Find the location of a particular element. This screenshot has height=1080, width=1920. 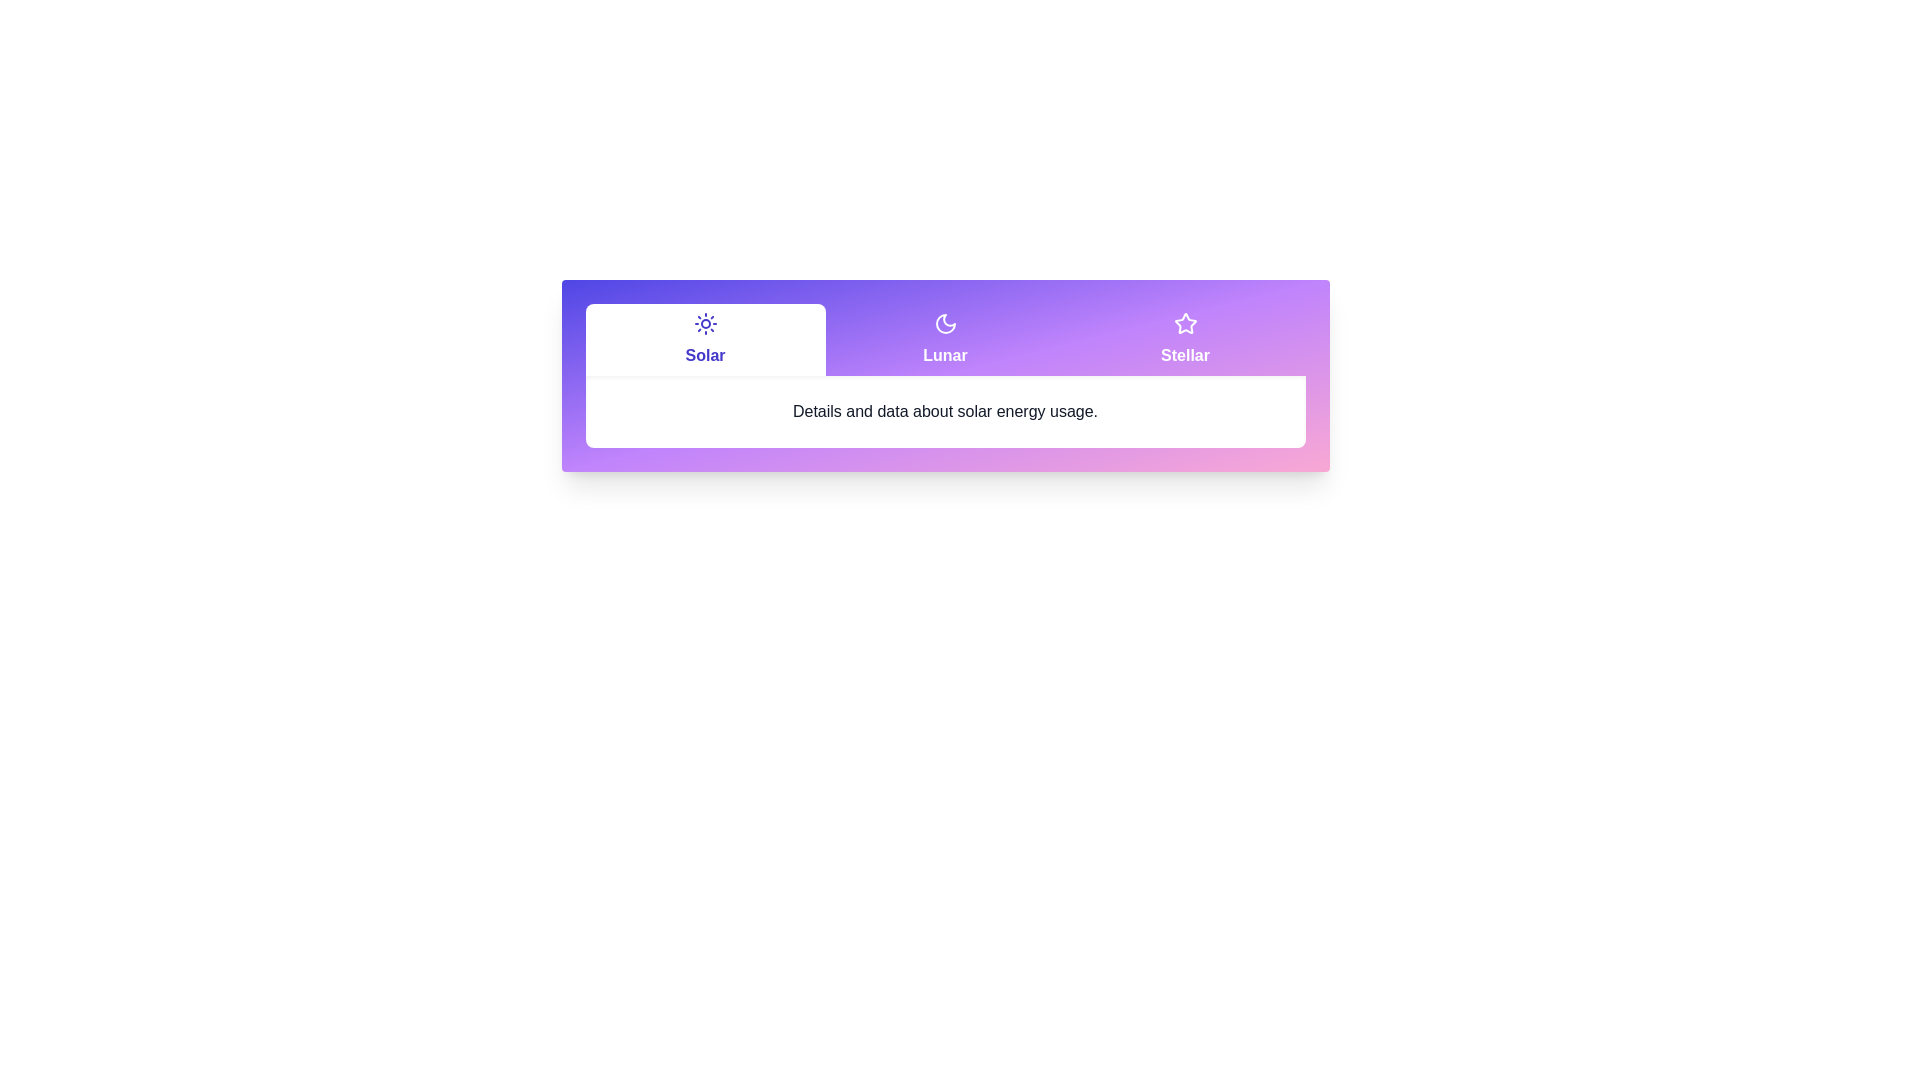

the Stellar tab by clicking its header is located at coordinates (1185, 338).